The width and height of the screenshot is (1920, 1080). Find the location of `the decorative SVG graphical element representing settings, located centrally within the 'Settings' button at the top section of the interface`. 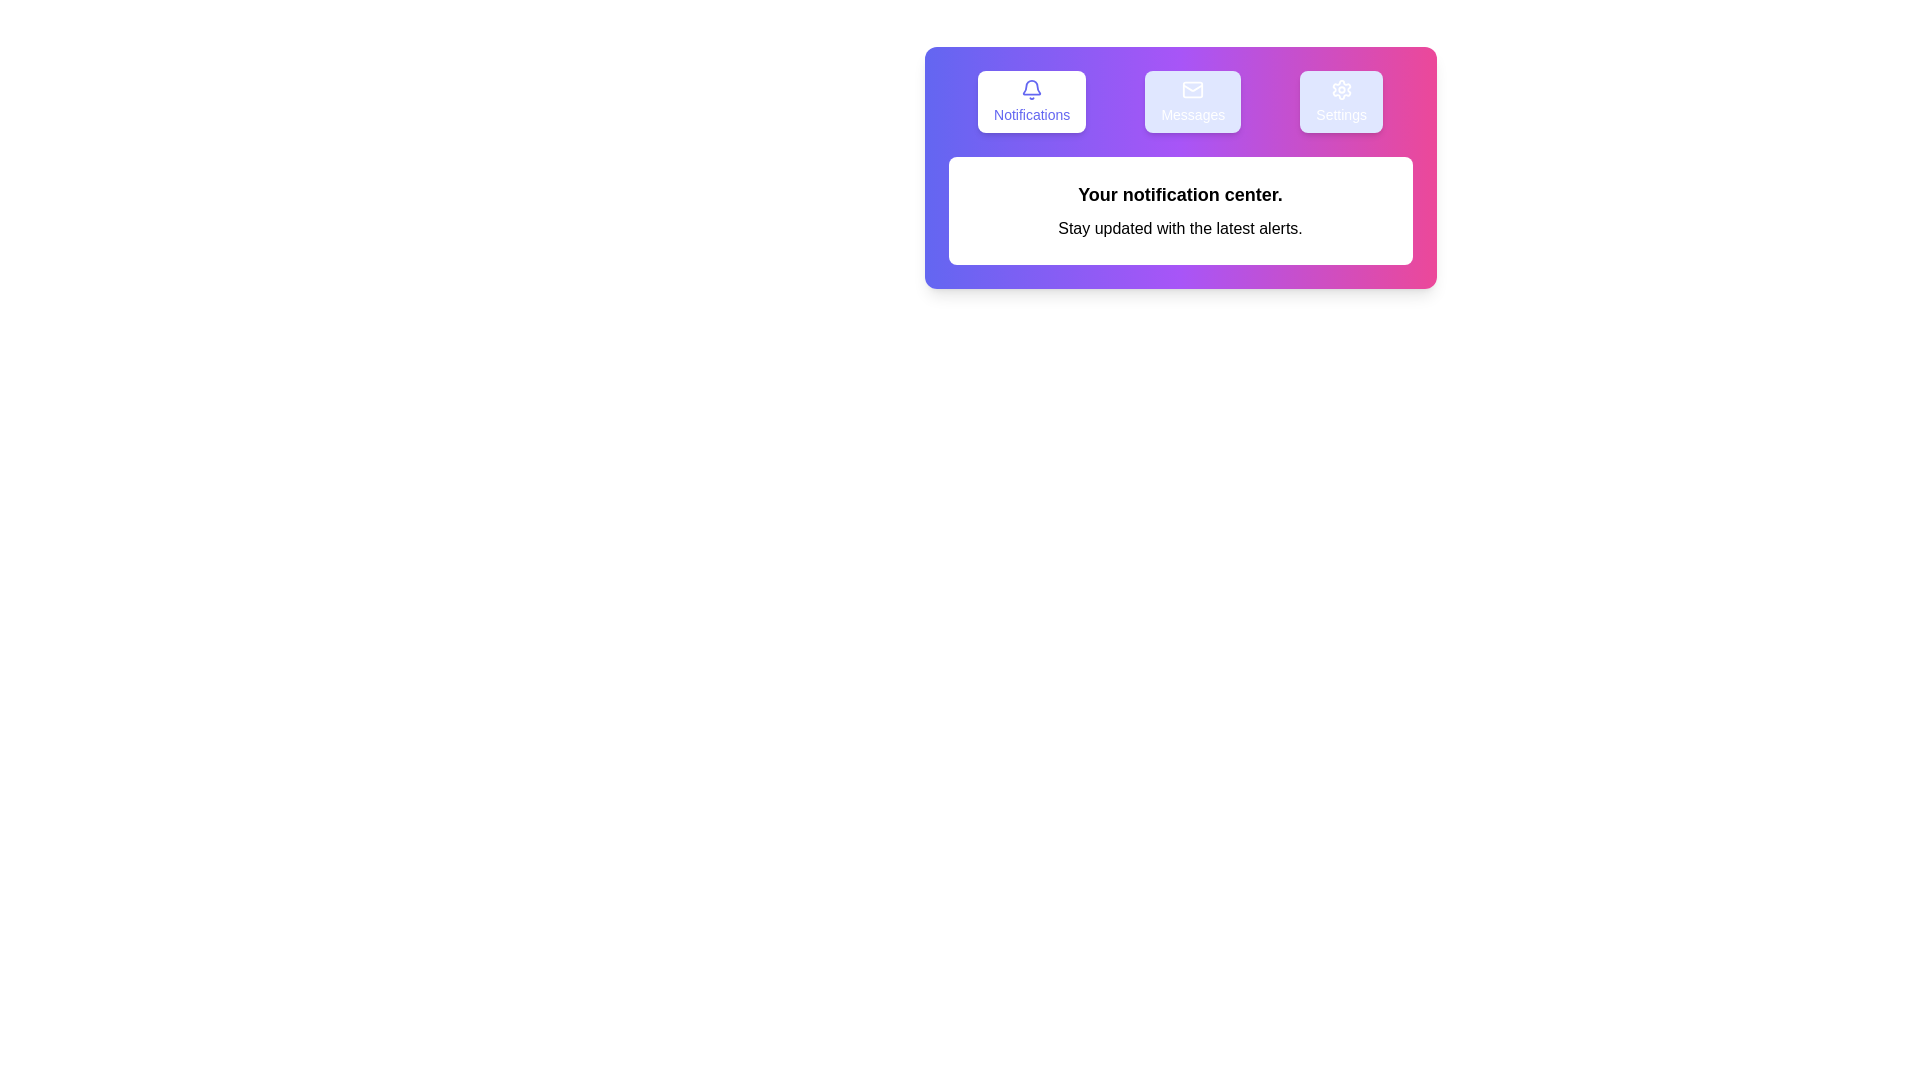

the decorative SVG graphical element representing settings, located centrally within the 'Settings' button at the top section of the interface is located at coordinates (1341, 88).